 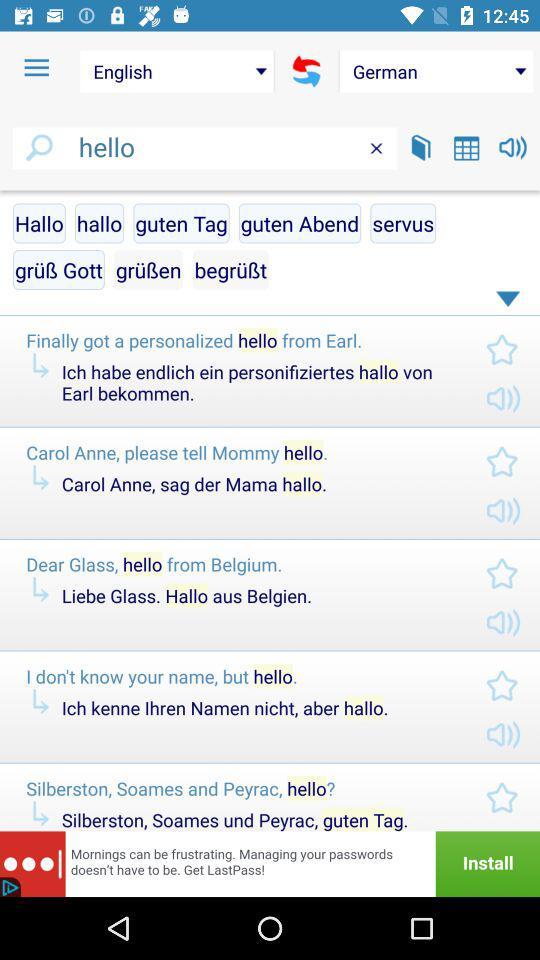 What do you see at coordinates (257, 595) in the screenshot?
I see `liebe glass hallo` at bounding box center [257, 595].